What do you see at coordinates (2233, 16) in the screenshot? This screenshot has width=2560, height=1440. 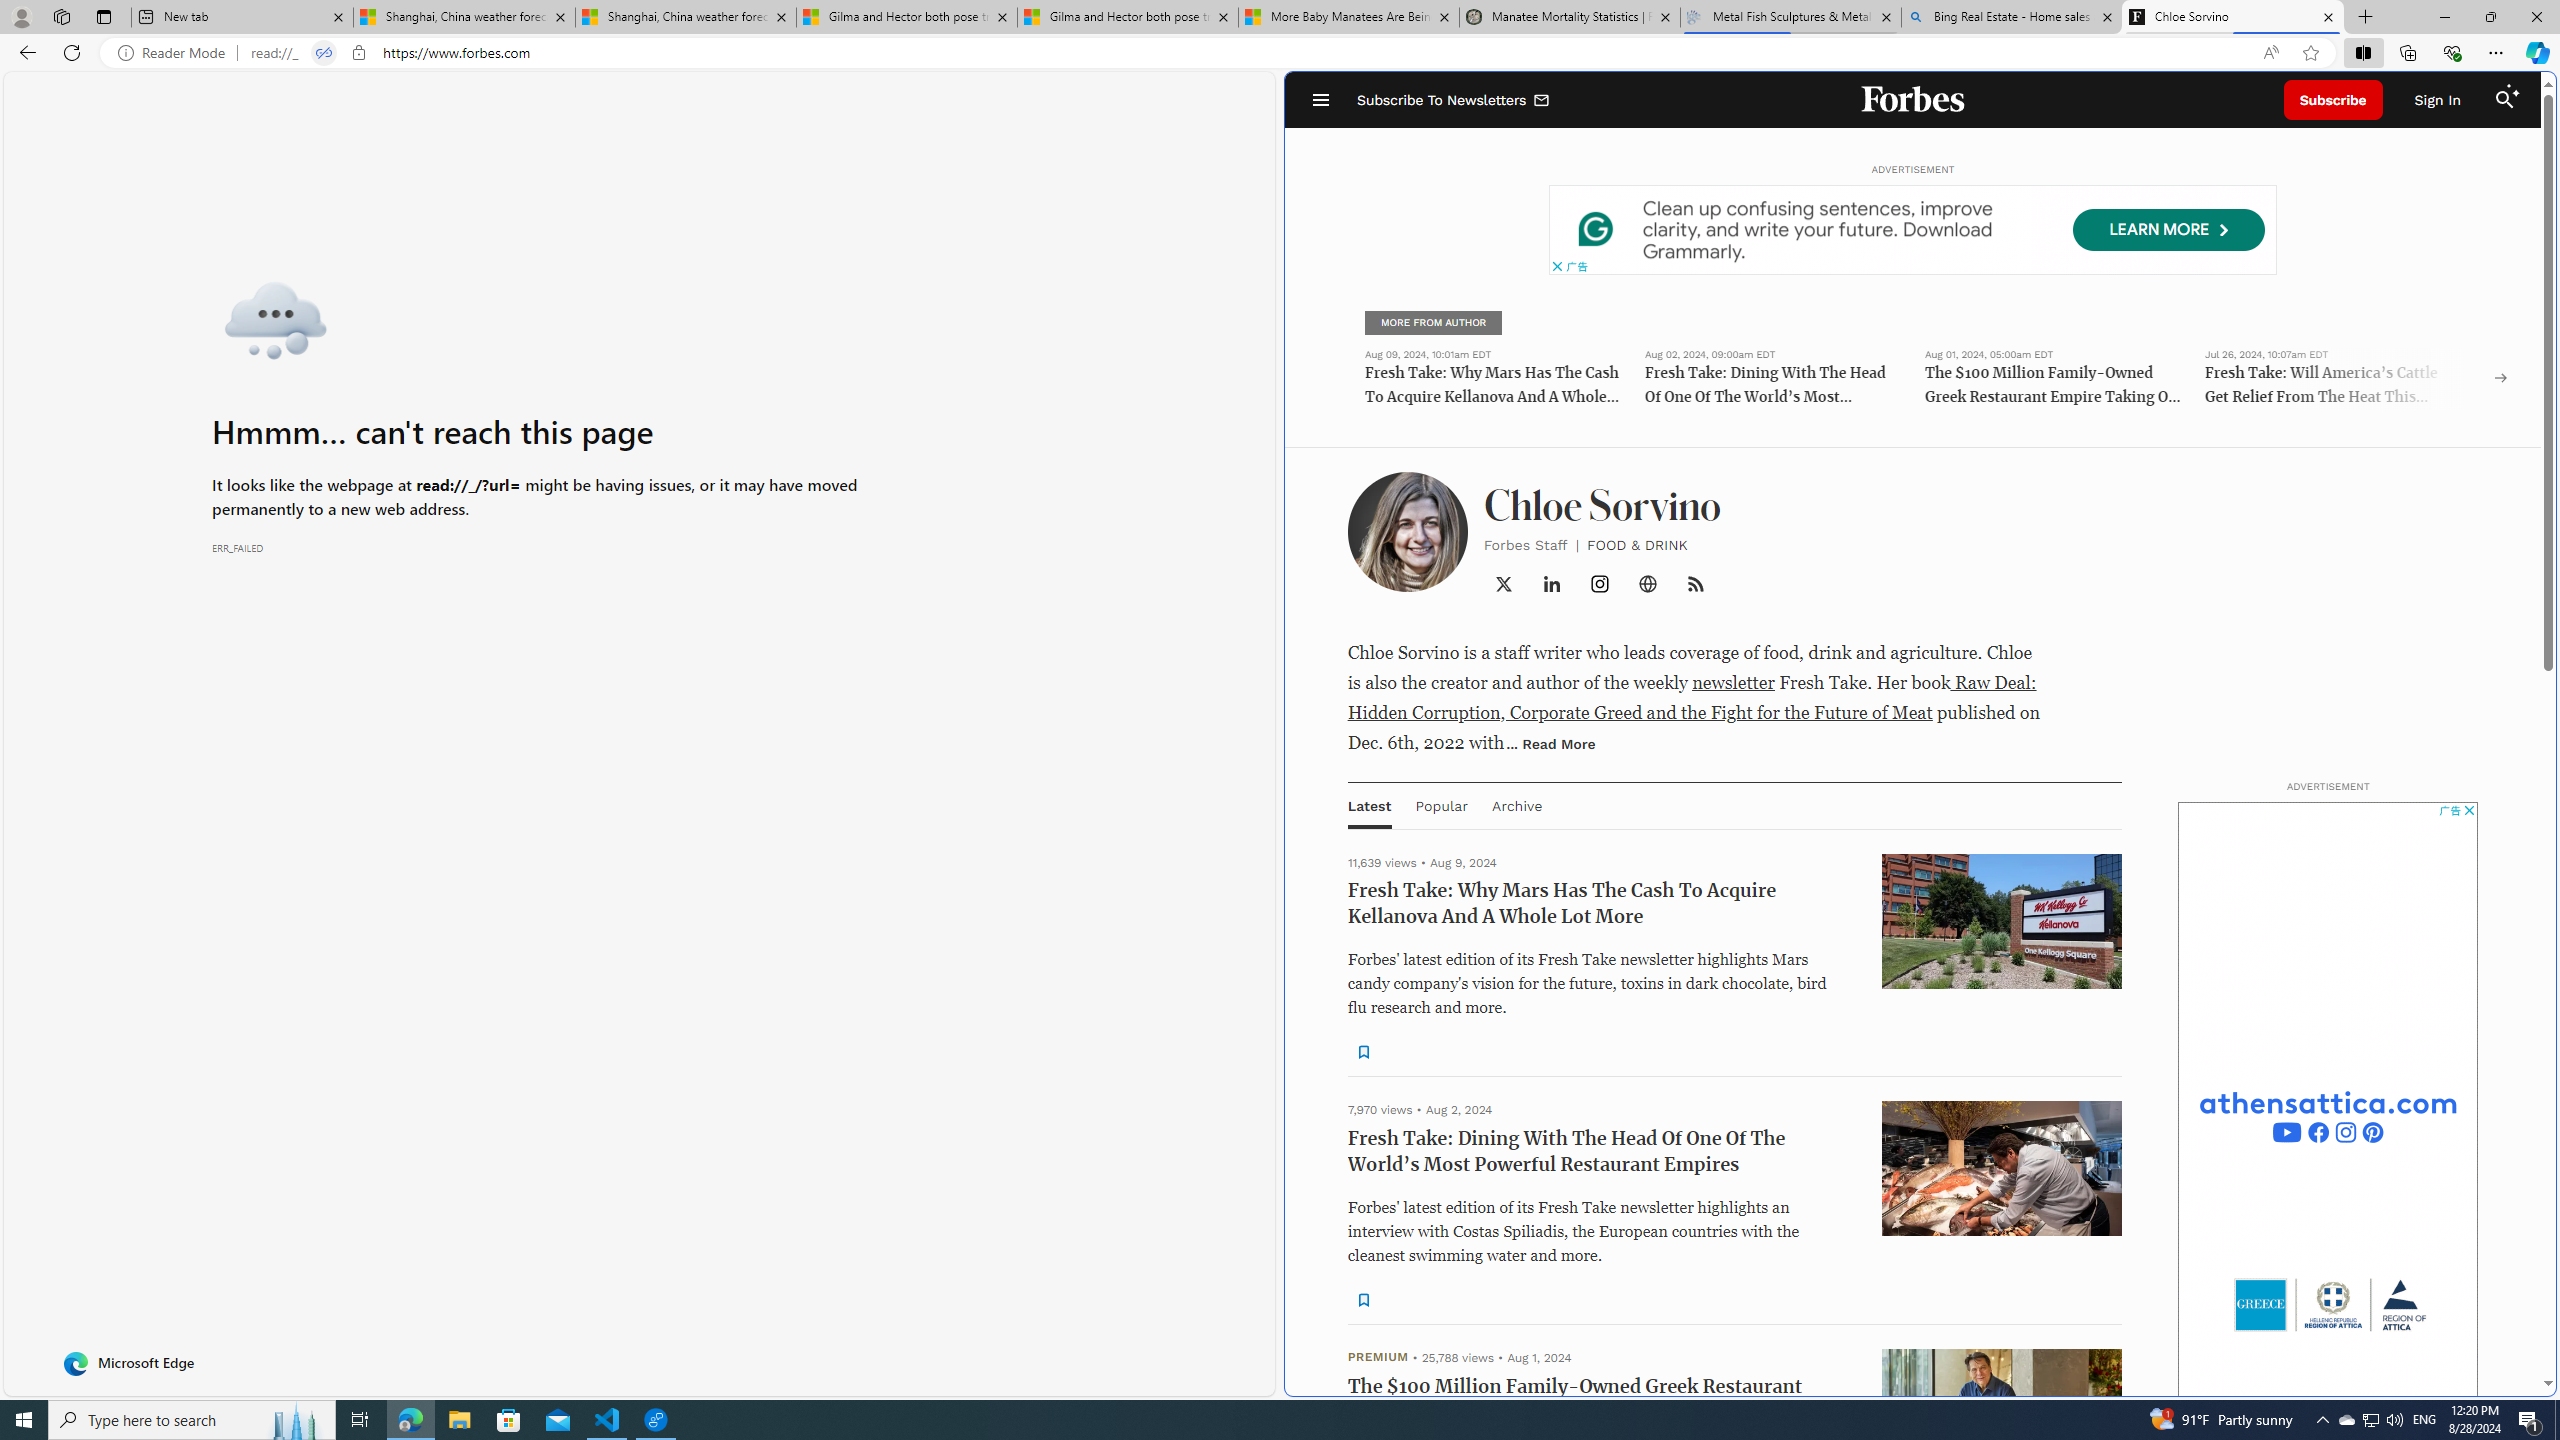 I see `'Chloe Sorvino'` at bounding box center [2233, 16].